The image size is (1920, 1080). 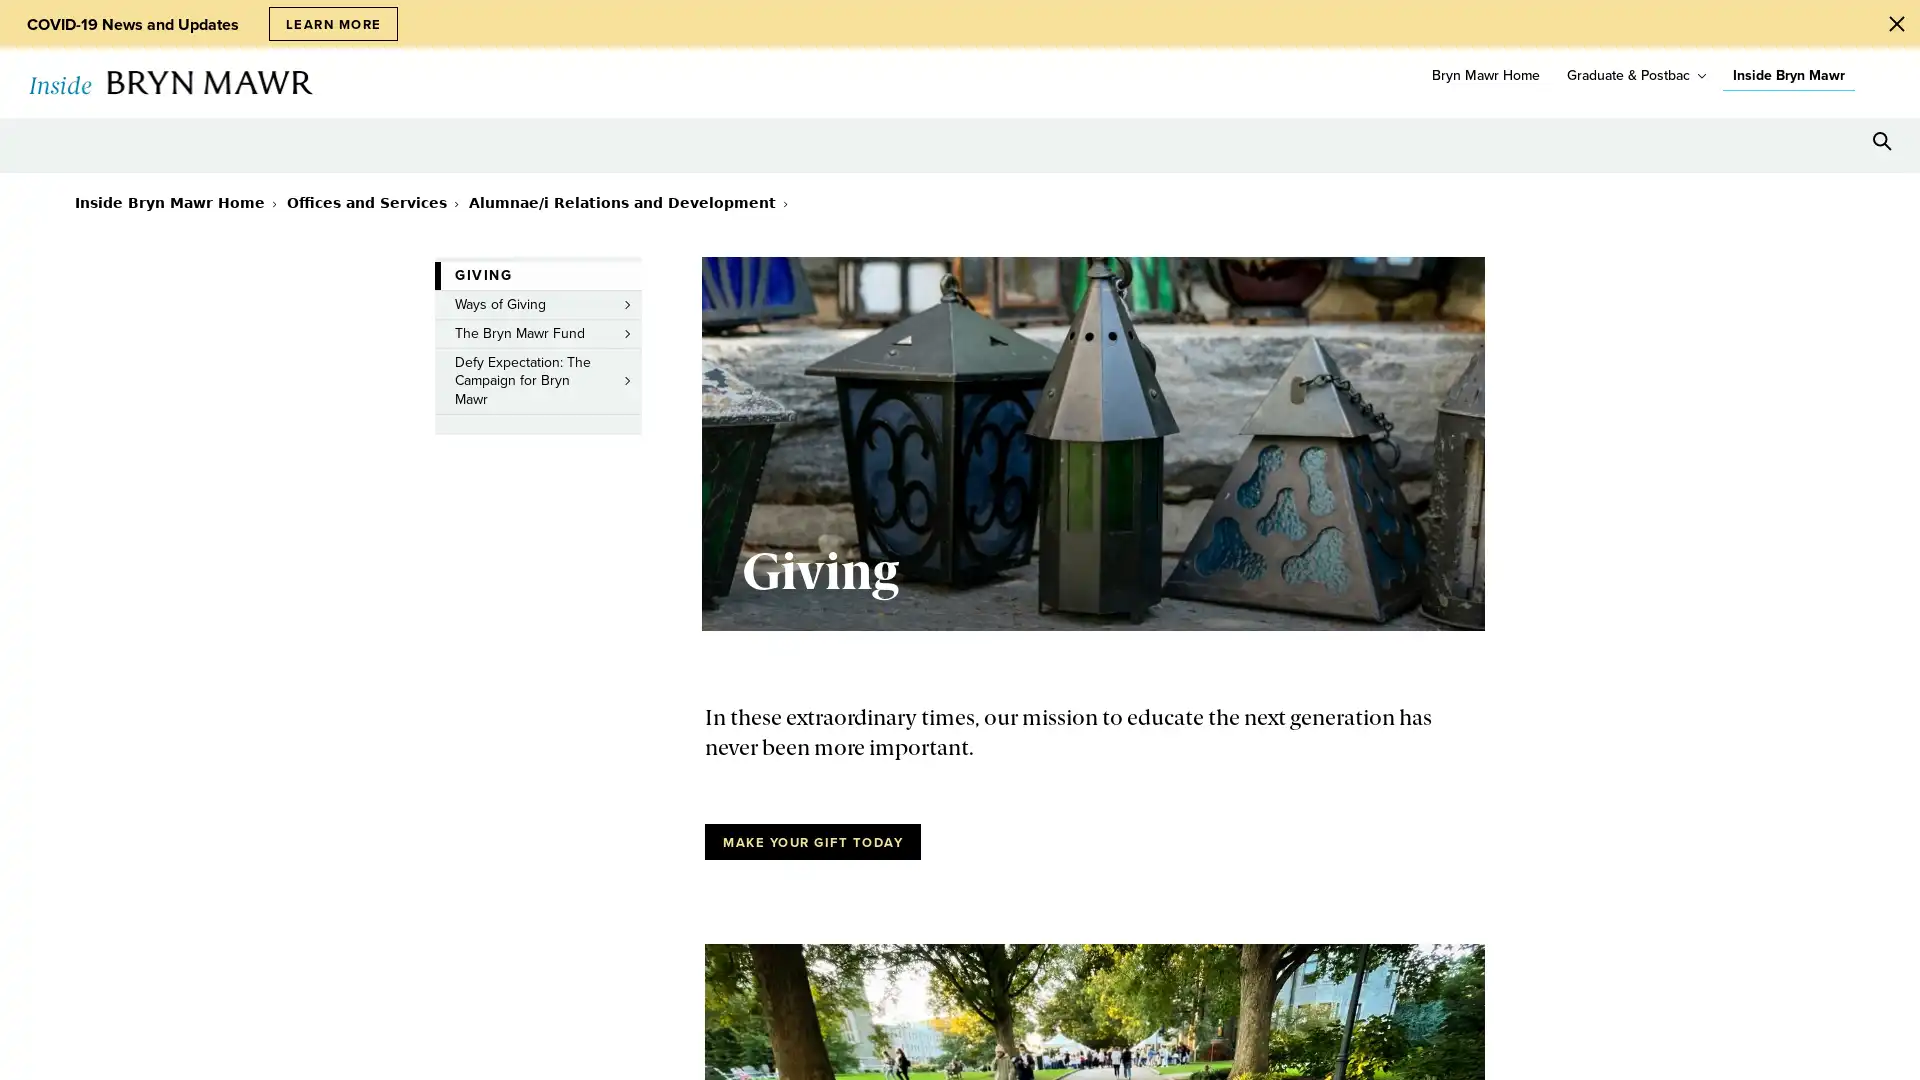 I want to click on Graduate & Postbac, so click(x=1628, y=74).